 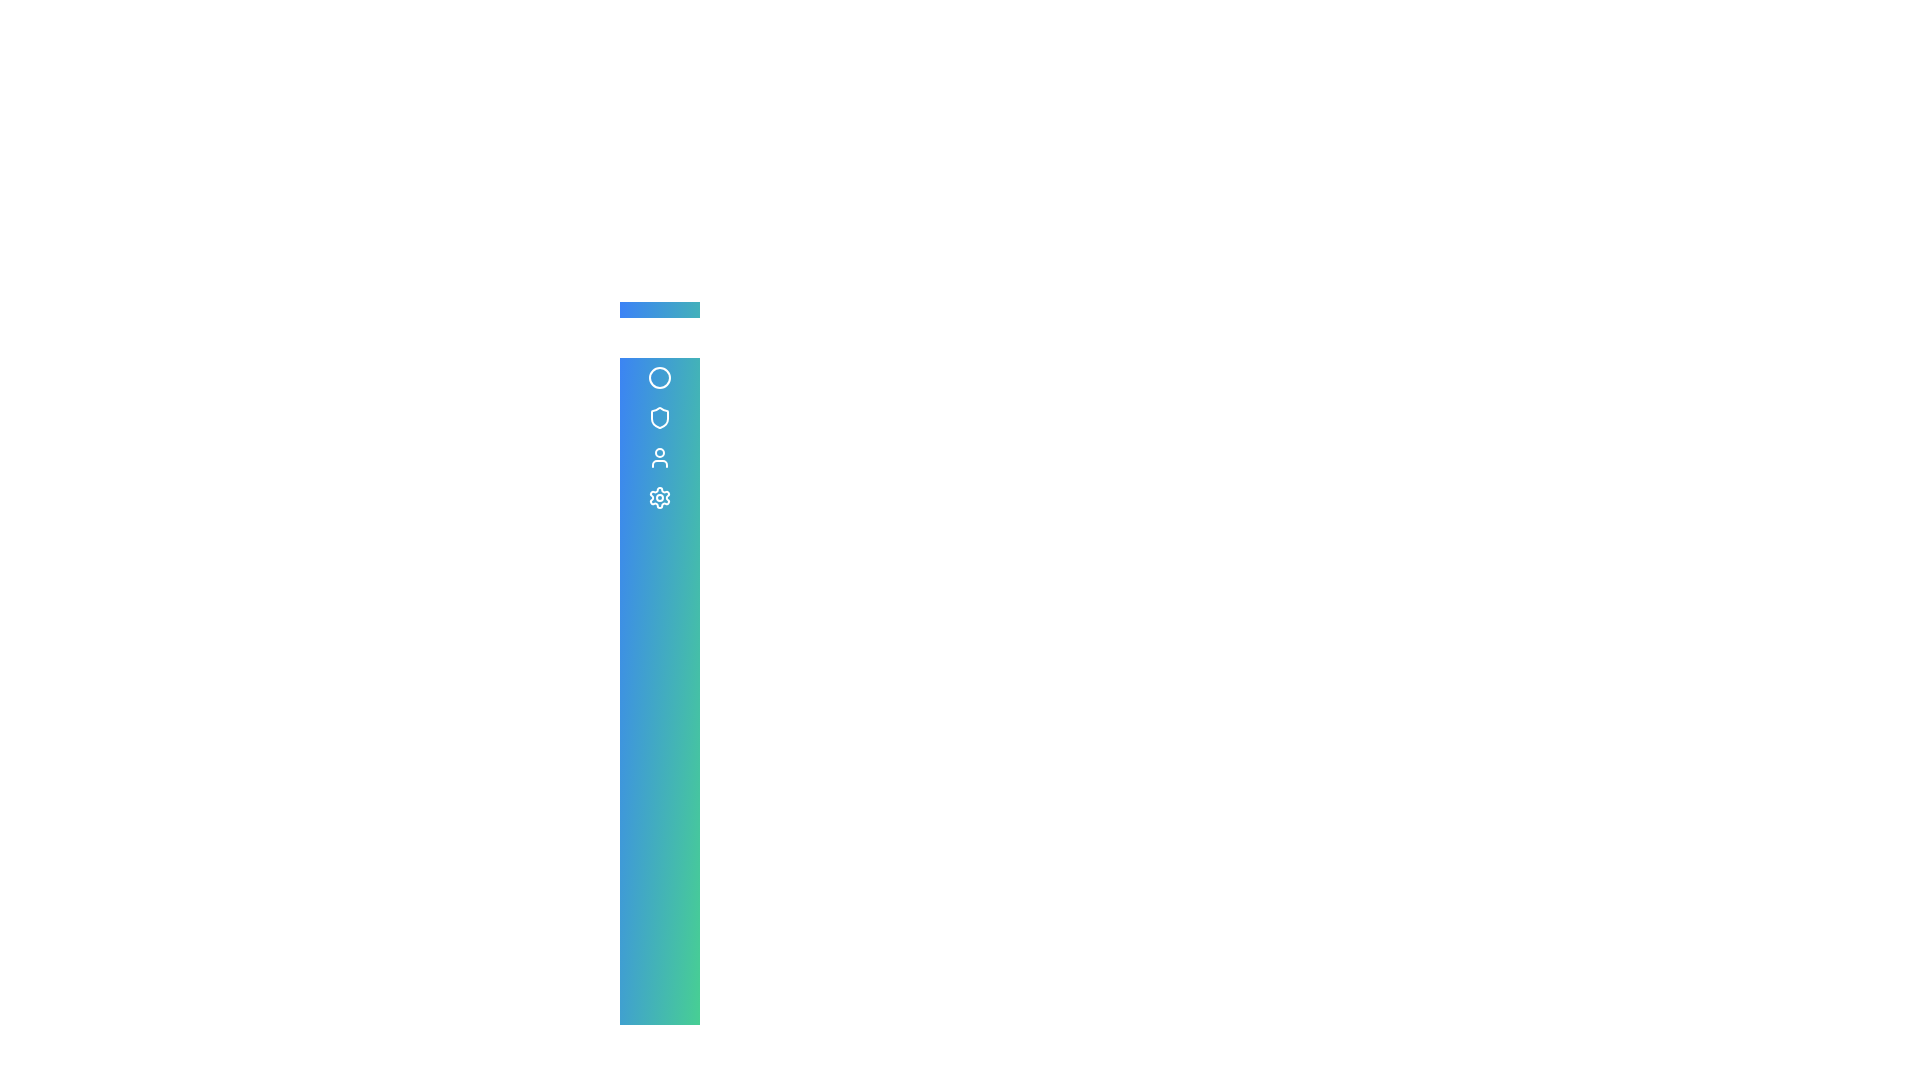 What do you see at coordinates (660, 458) in the screenshot?
I see `the user icon button, which is the fourth button from the top in a vertical stack on a gradient background side panel, to trigger tooltips or visual feedback` at bounding box center [660, 458].